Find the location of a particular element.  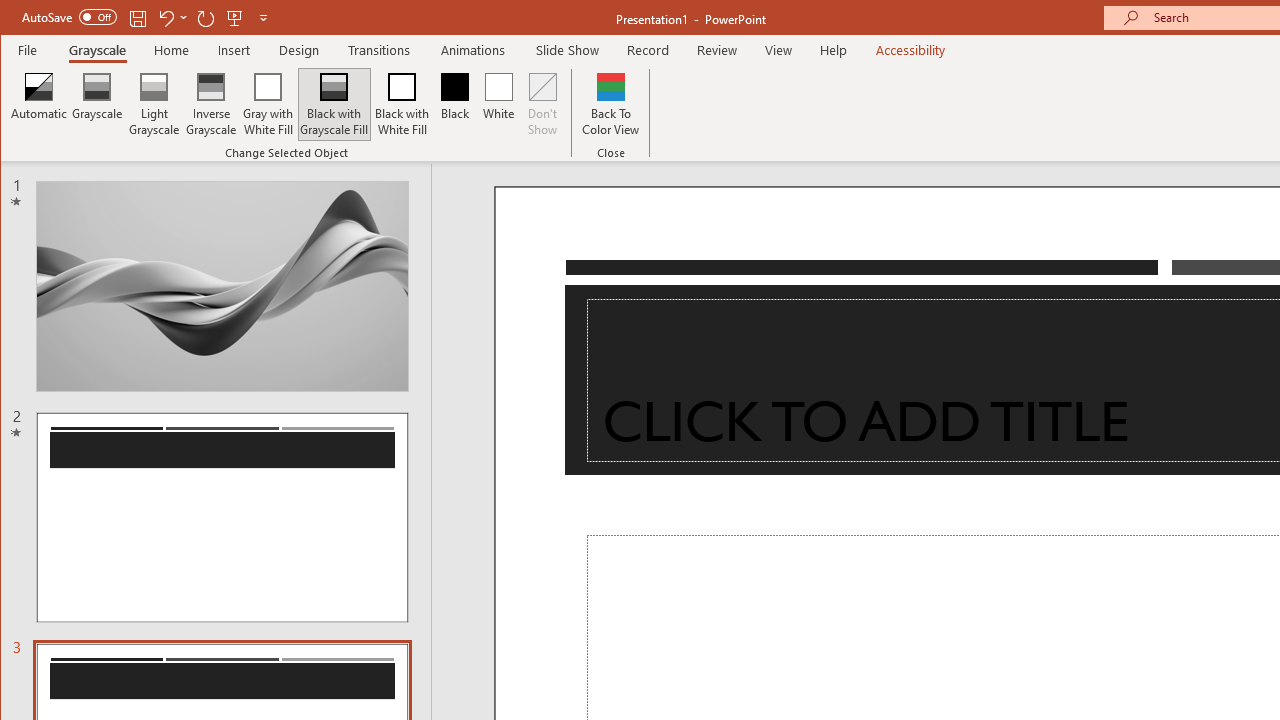

'Back To Color View' is located at coordinates (610, 104).